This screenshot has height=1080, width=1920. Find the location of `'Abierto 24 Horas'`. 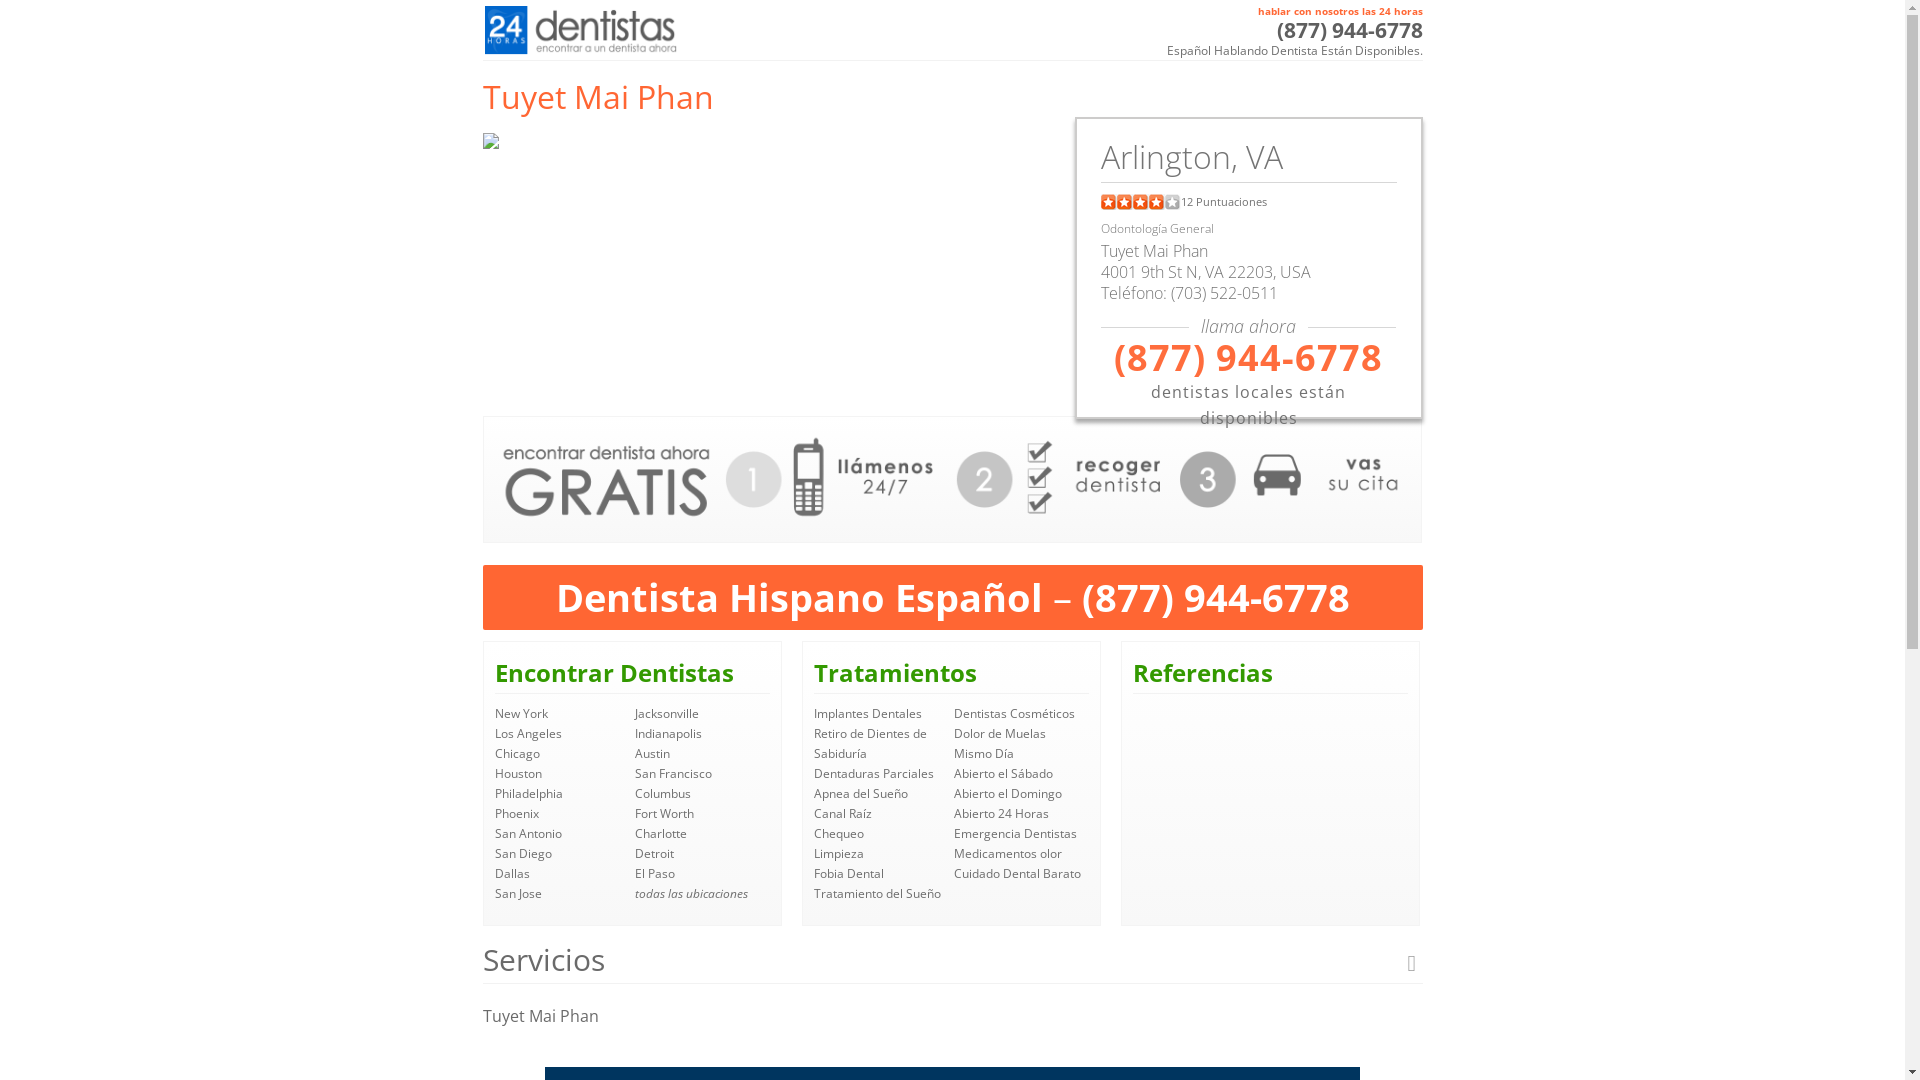

'Abierto 24 Horas' is located at coordinates (1001, 813).